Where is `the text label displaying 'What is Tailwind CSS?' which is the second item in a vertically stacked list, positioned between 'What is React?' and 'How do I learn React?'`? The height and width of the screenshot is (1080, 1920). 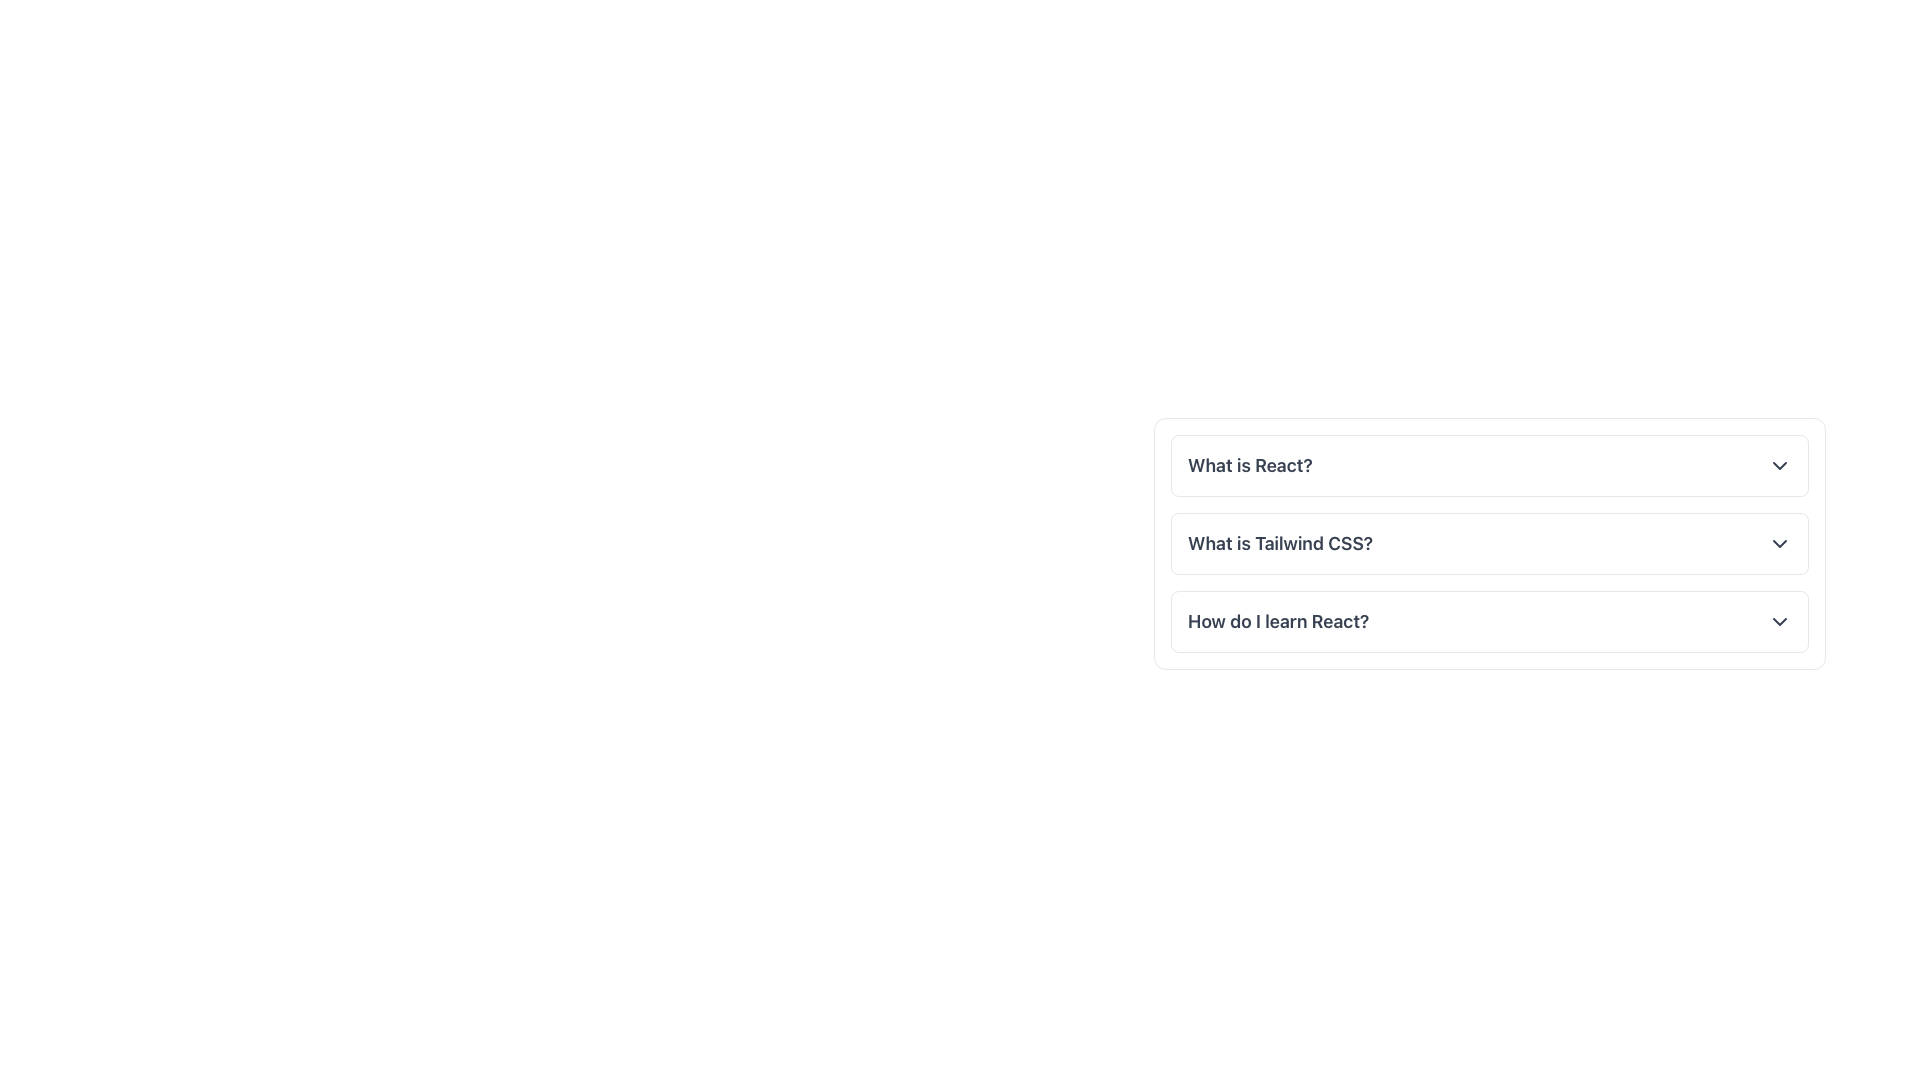
the text label displaying 'What is Tailwind CSS?' which is the second item in a vertically stacked list, positioned between 'What is React?' and 'How do I learn React?' is located at coordinates (1280, 543).